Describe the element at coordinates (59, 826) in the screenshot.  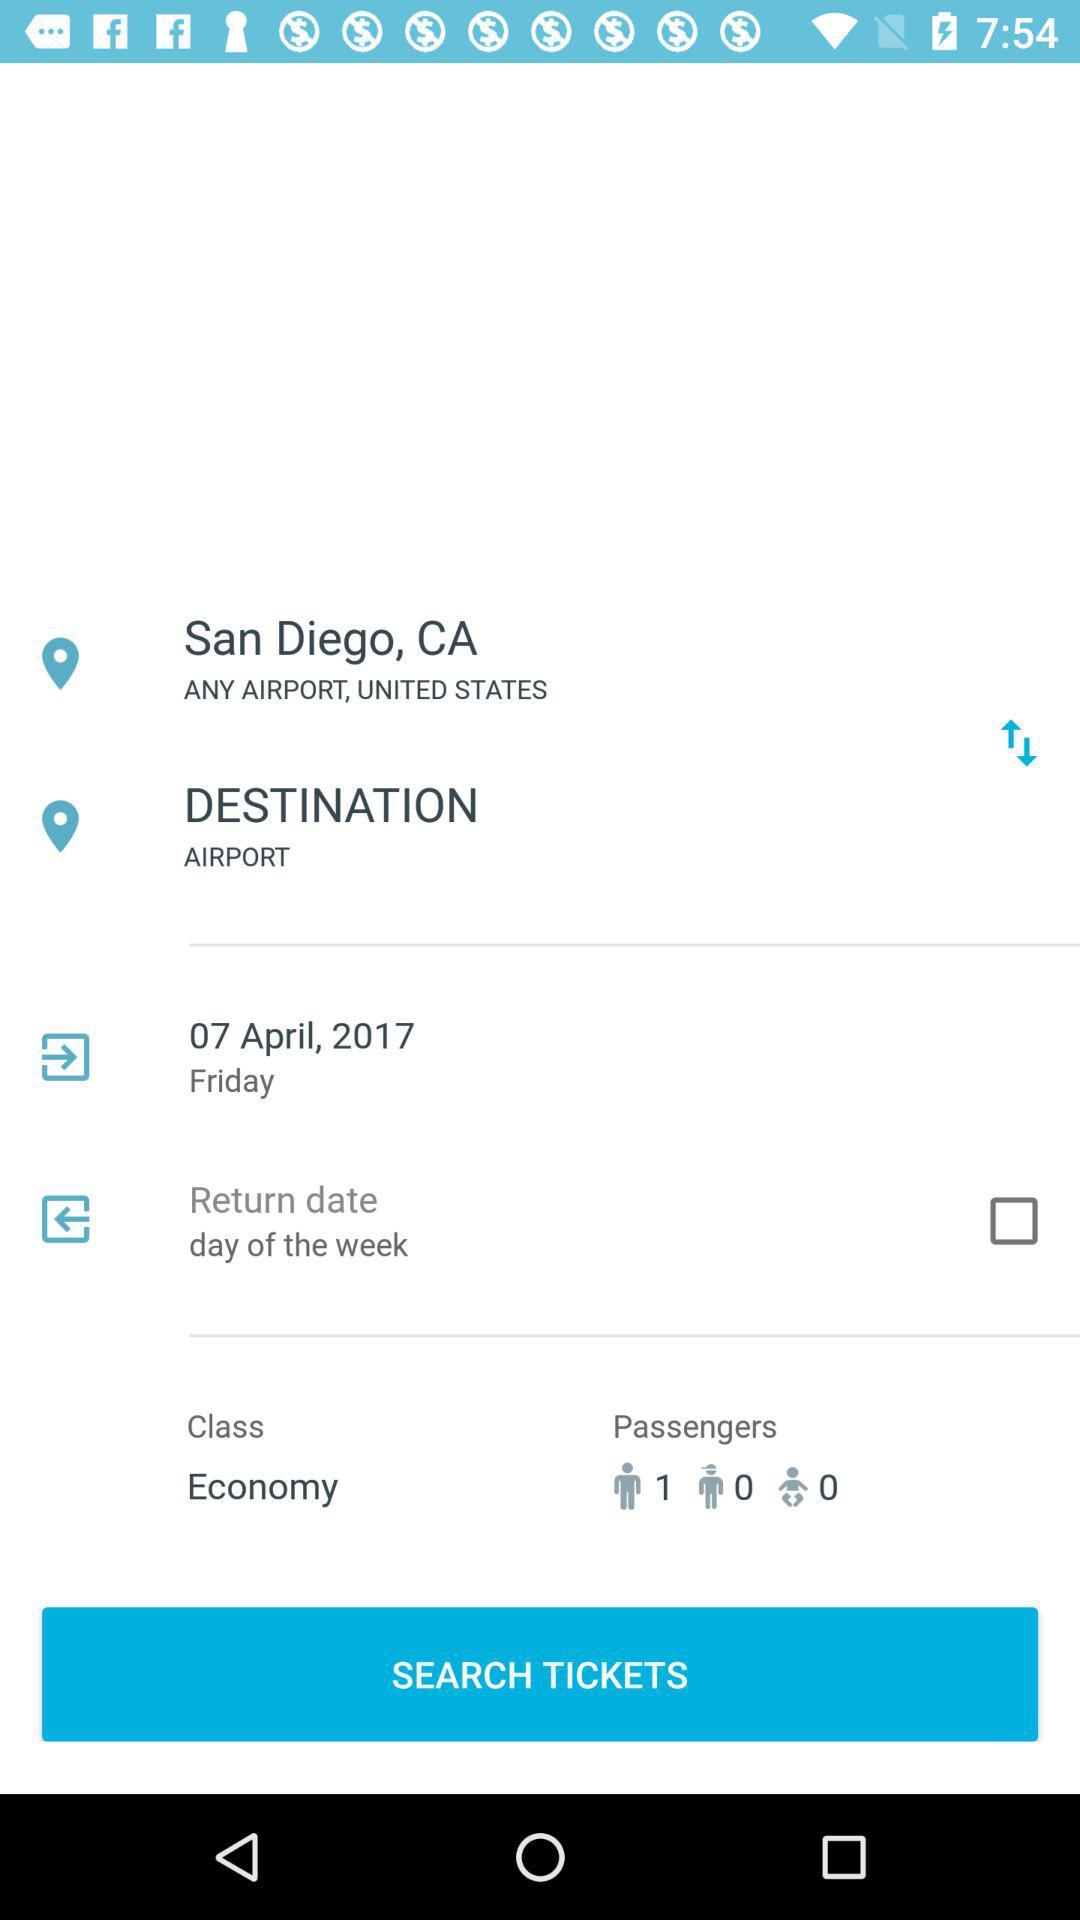
I see `the icon beside destination` at that location.